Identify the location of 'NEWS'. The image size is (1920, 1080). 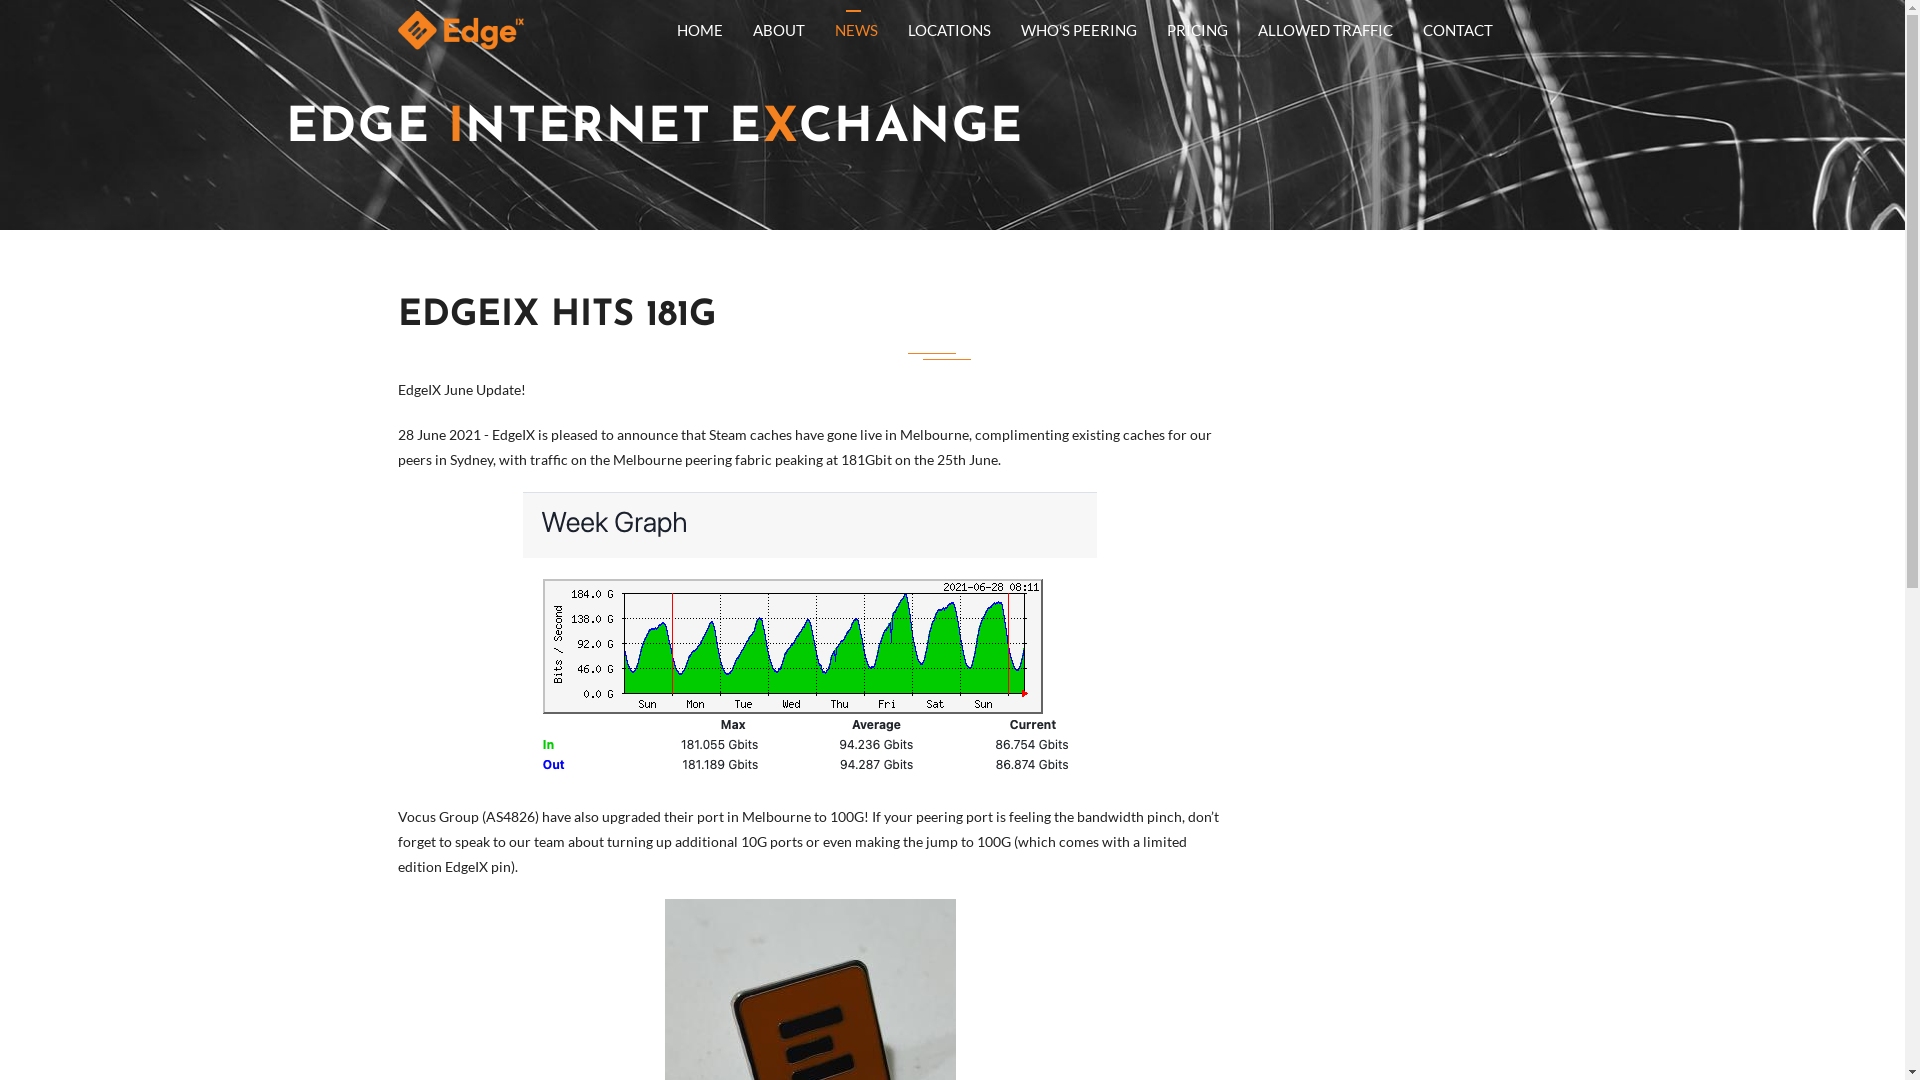
(856, 30).